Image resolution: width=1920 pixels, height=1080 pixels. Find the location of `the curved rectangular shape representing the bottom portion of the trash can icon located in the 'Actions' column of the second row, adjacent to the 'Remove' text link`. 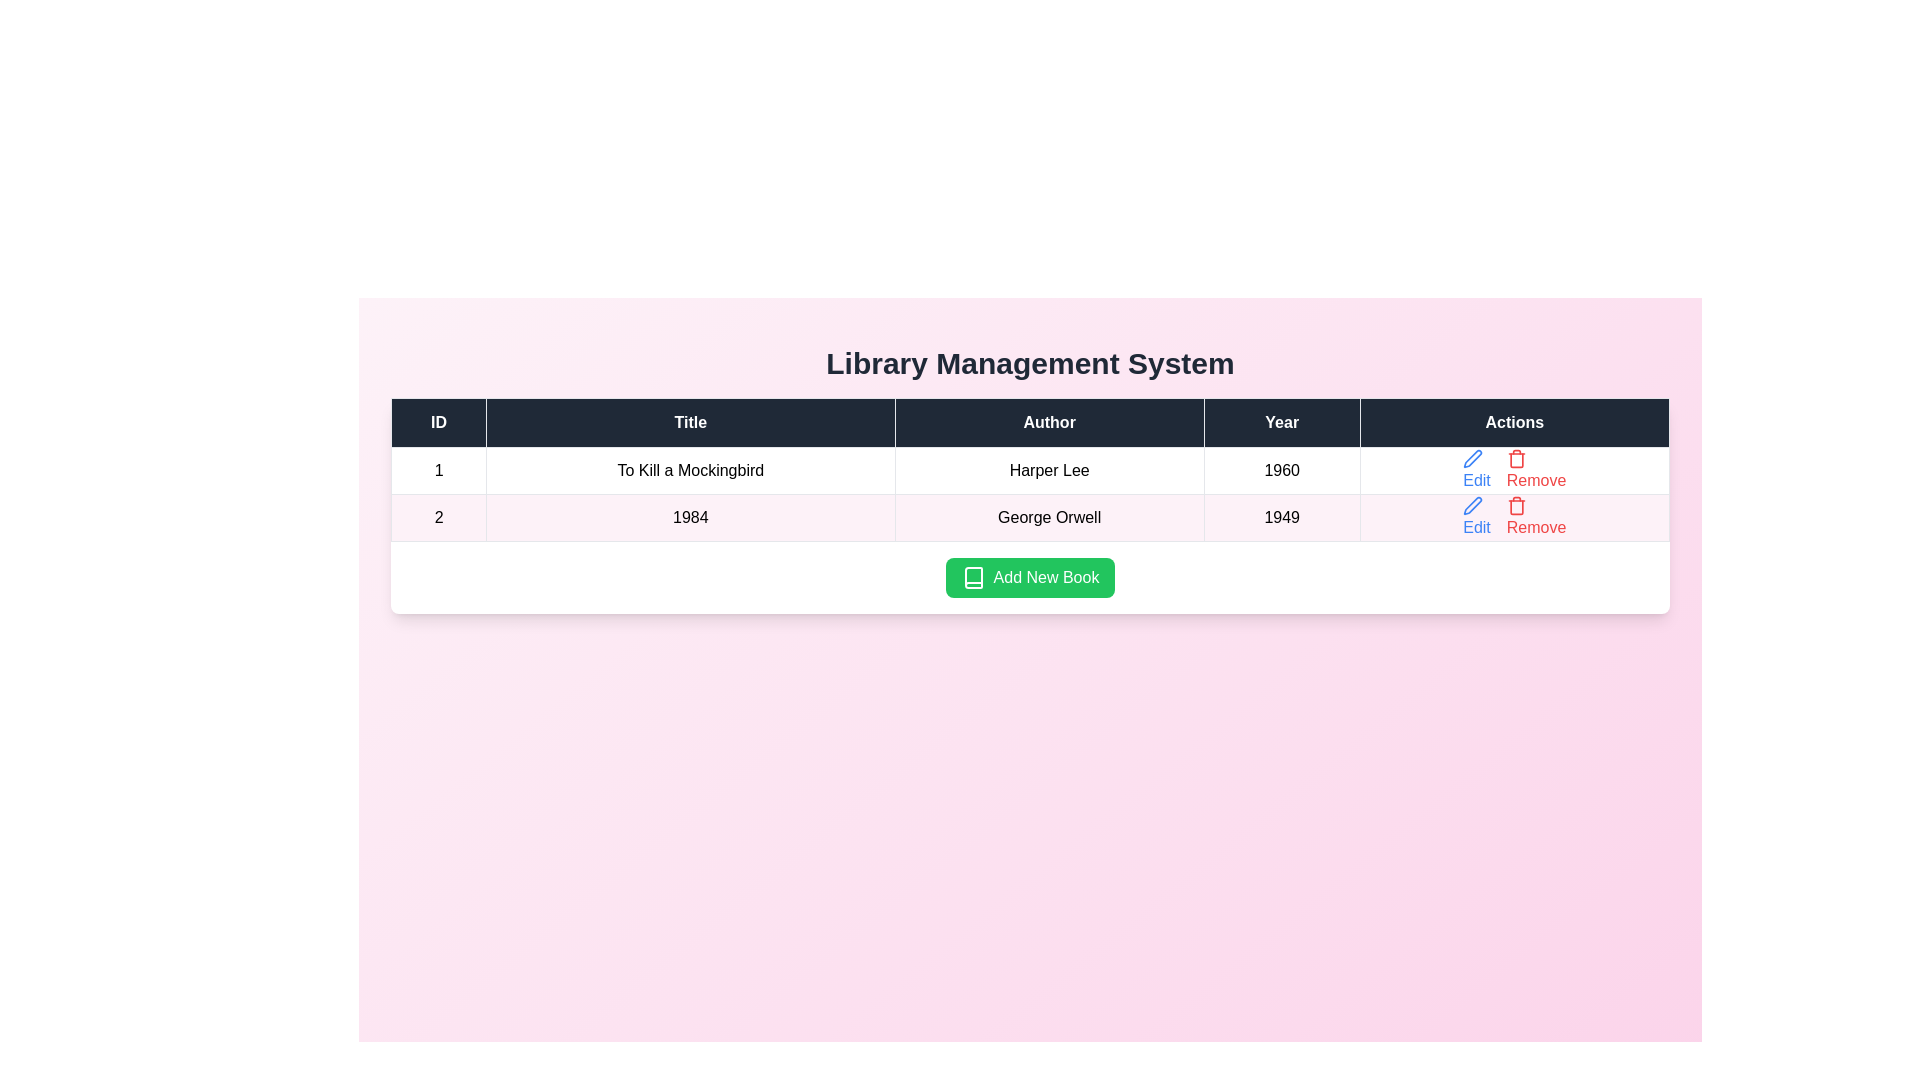

the curved rectangular shape representing the bottom portion of the trash can icon located in the 'Actions' column of the second row, adjacent to the 'Remove' text link is located at coordinates (1516, 506).